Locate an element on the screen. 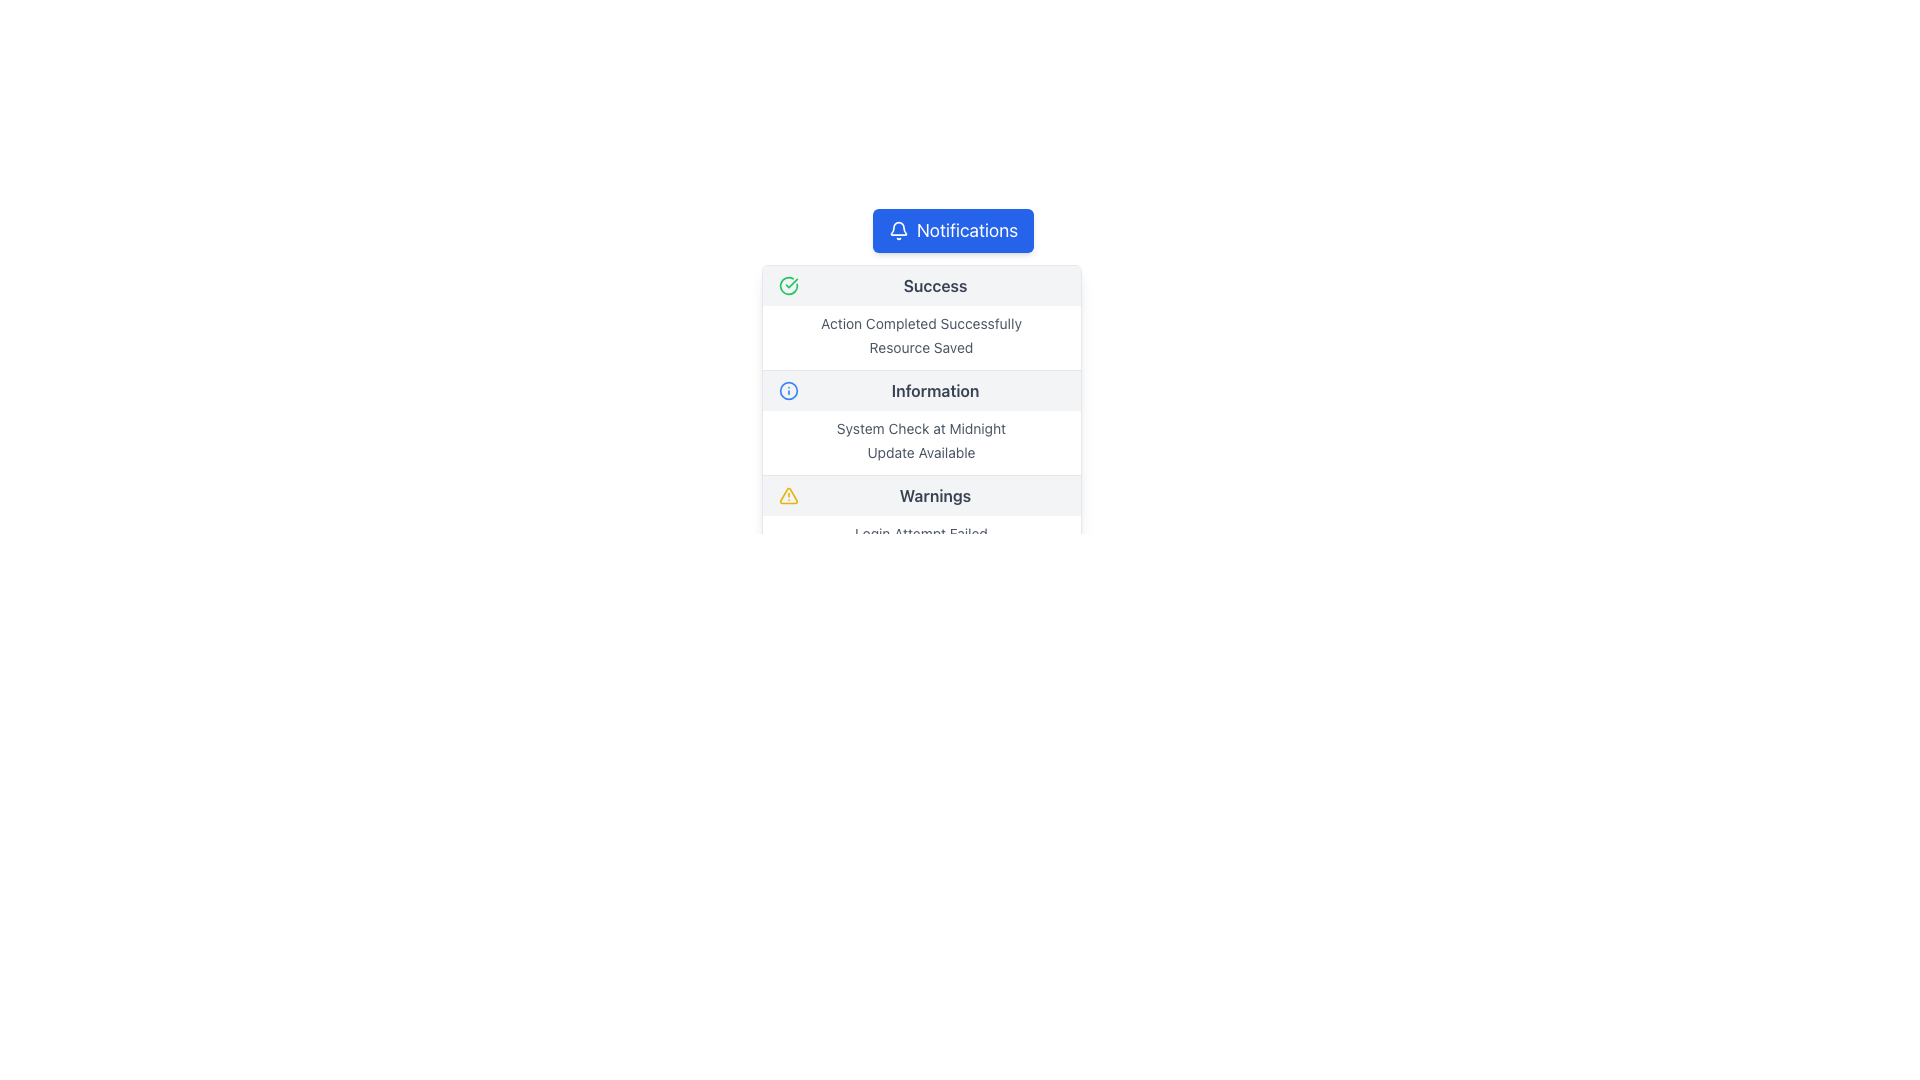 Image resolution: width=1920 pixels, height=1080 pixels. the text label displaying 'System Check at Midnight' located in the 'Information' notification card, positioned below the 'Information' header is located at coordinates (920, 427).